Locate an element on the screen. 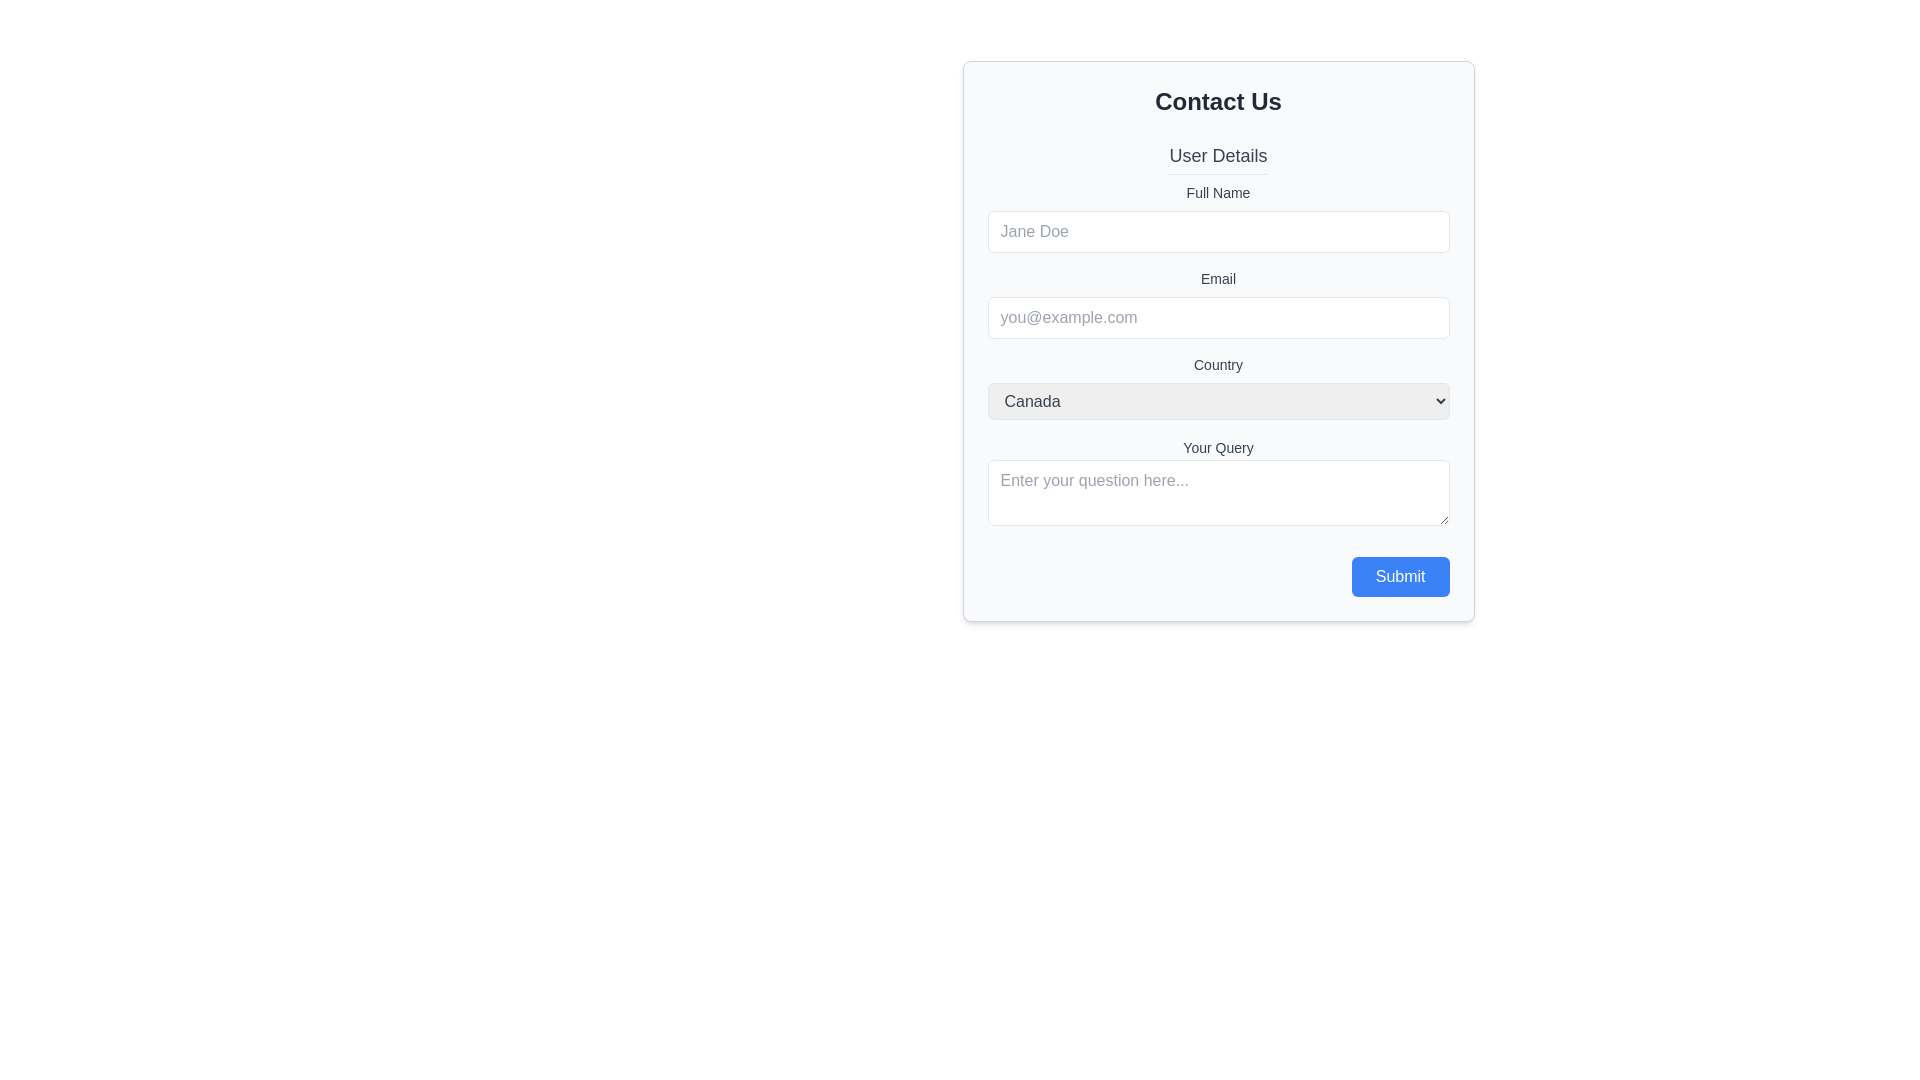 The height and width of the screenshot is (1080, 1920). text label displaying 'Your Query', which is positioned above the text input field in the form interface is located at coordinates (1217, 446).